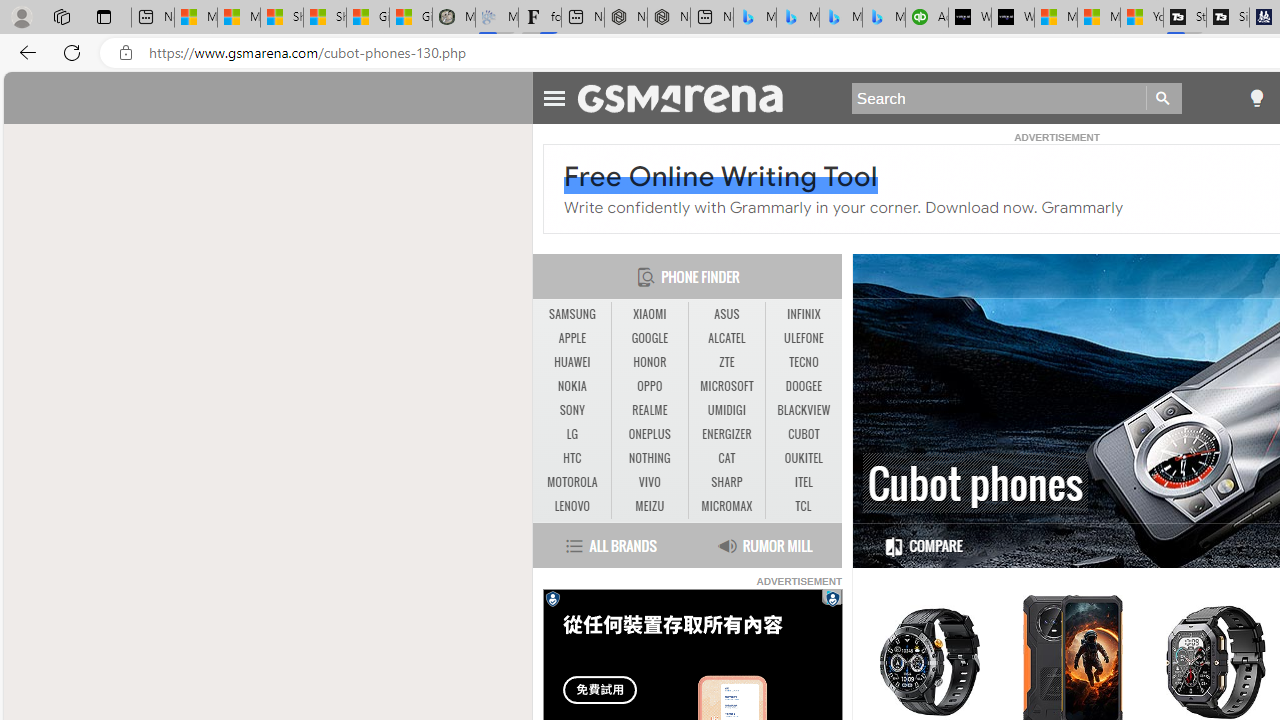  Describe the element at coordinates (803, 410) in the screenshot. I see `'BLACKVIEW'` at that location.